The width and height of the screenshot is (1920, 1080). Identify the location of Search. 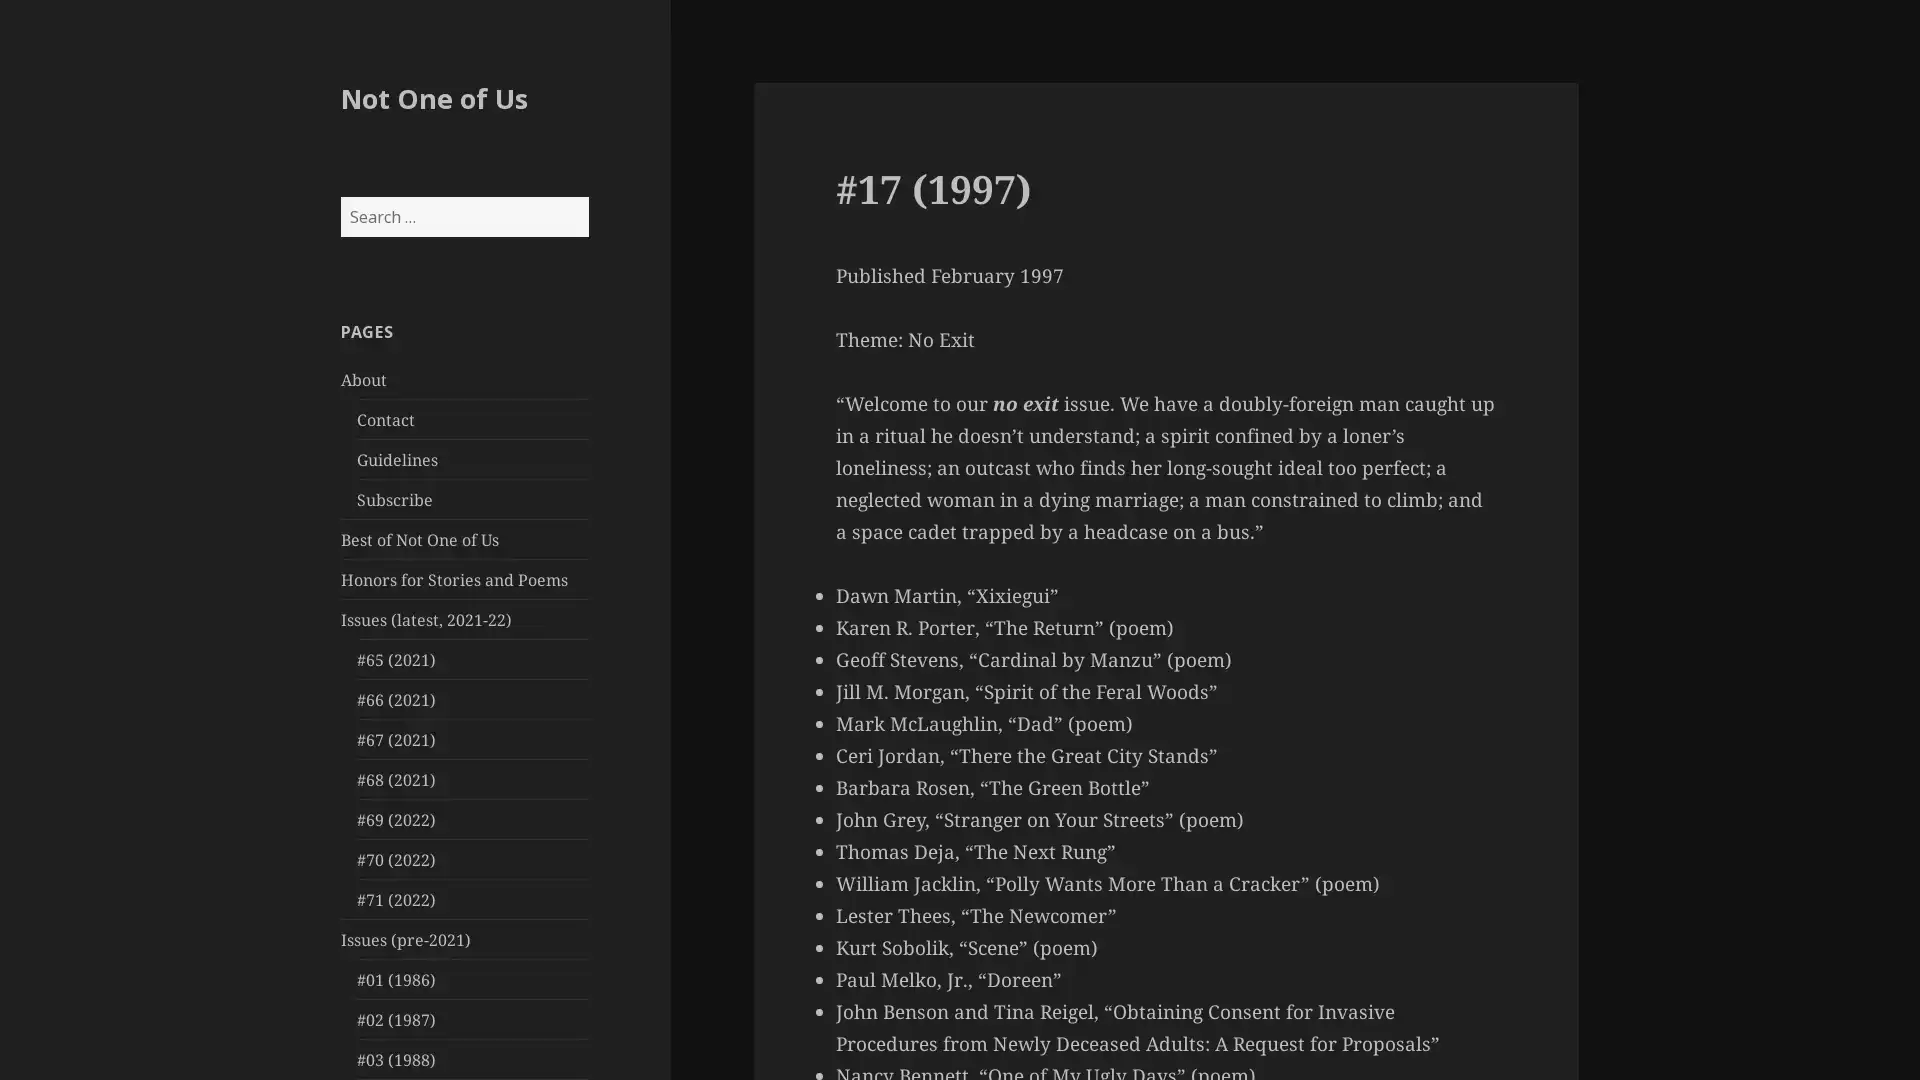
(586, 196).